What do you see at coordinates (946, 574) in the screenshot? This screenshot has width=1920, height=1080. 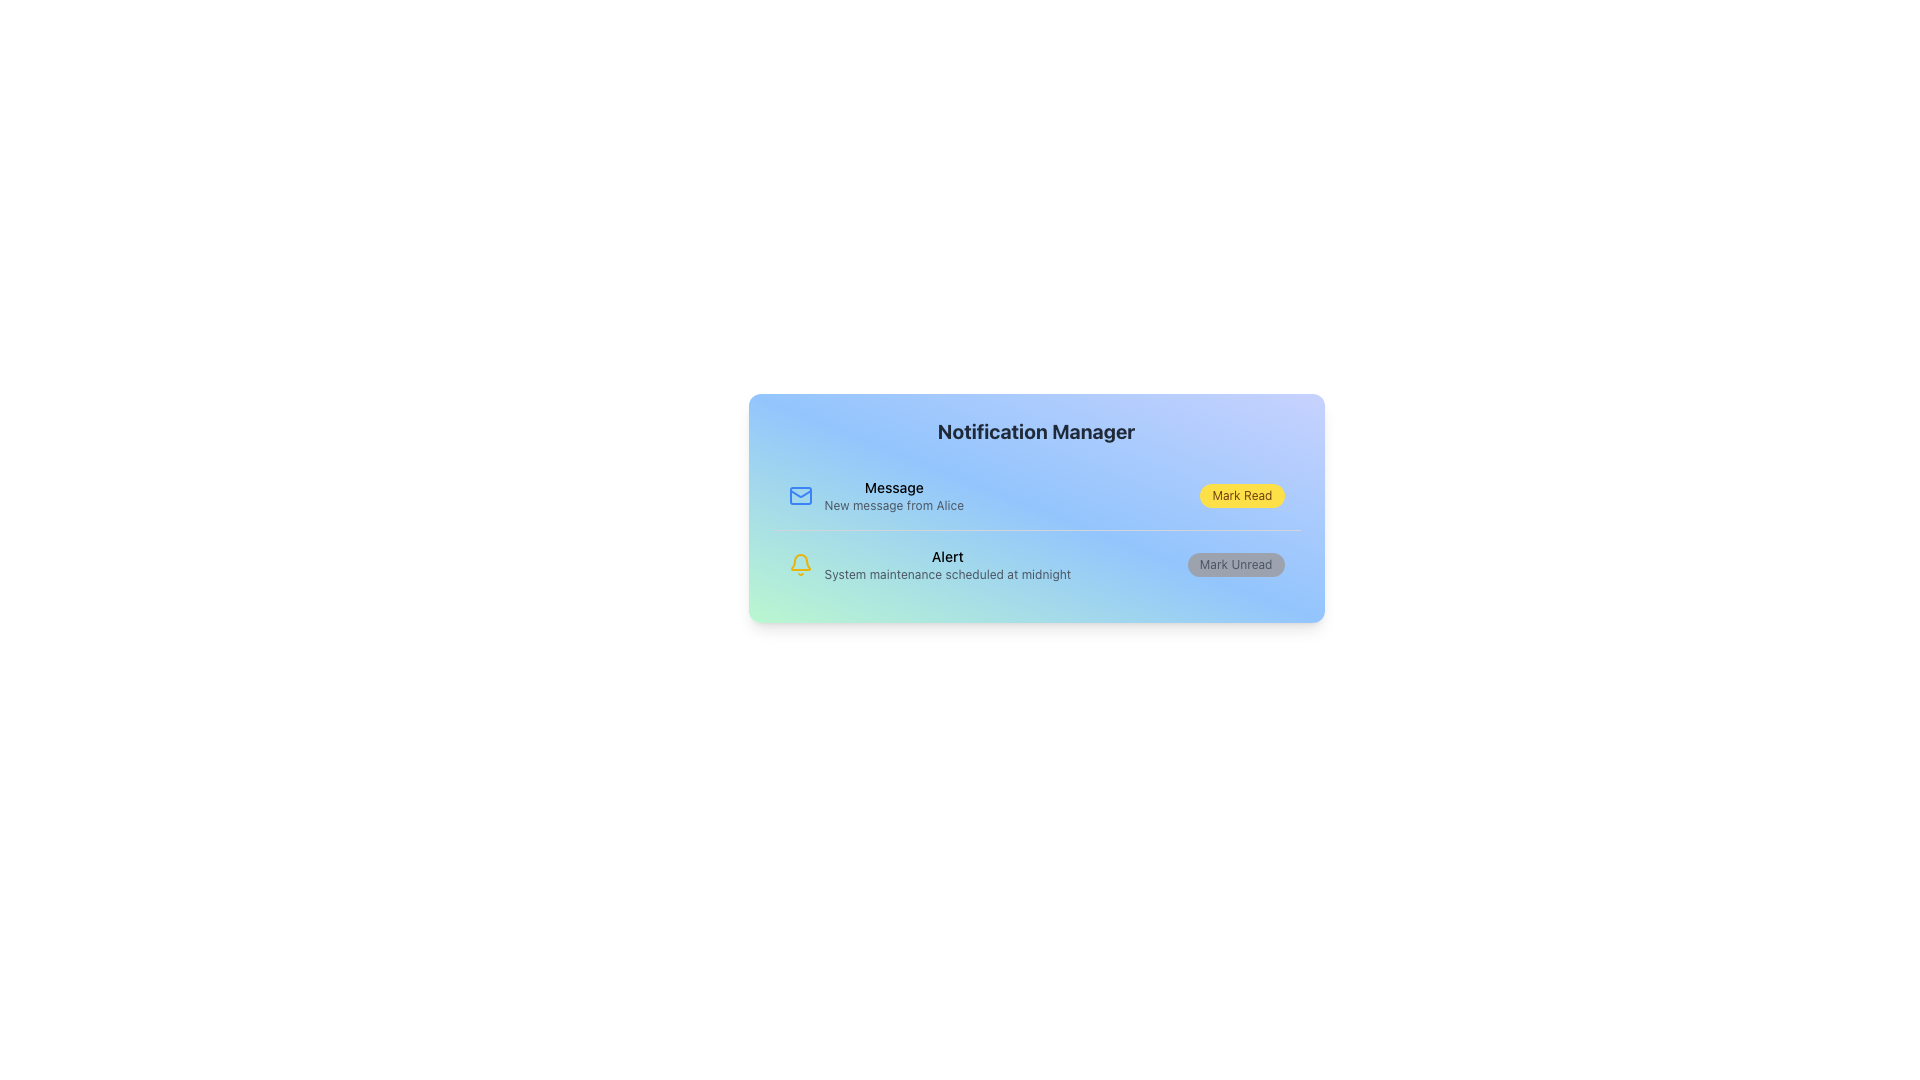 I see `the Static Text element that informs users about an upcoming system maintenance event, which is positioned below the 'Alert' title in the notification box` at bounding box center [946, 574].